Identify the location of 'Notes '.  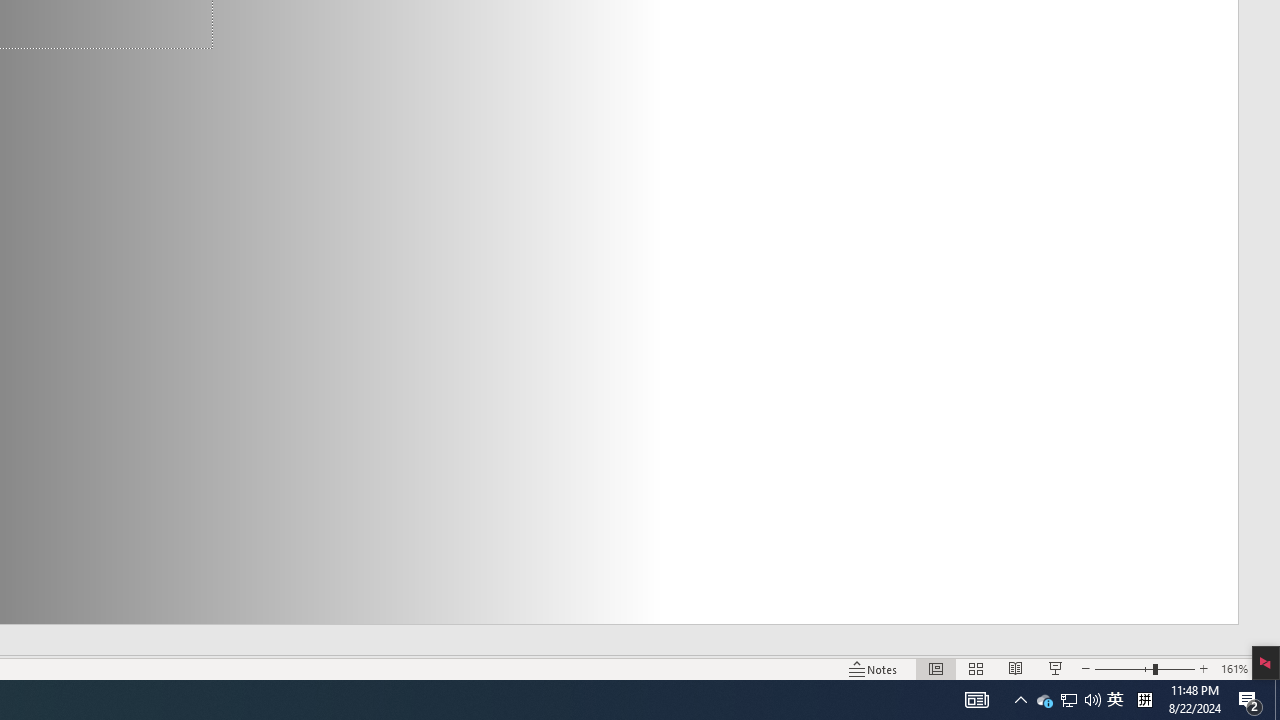
(874, 669).